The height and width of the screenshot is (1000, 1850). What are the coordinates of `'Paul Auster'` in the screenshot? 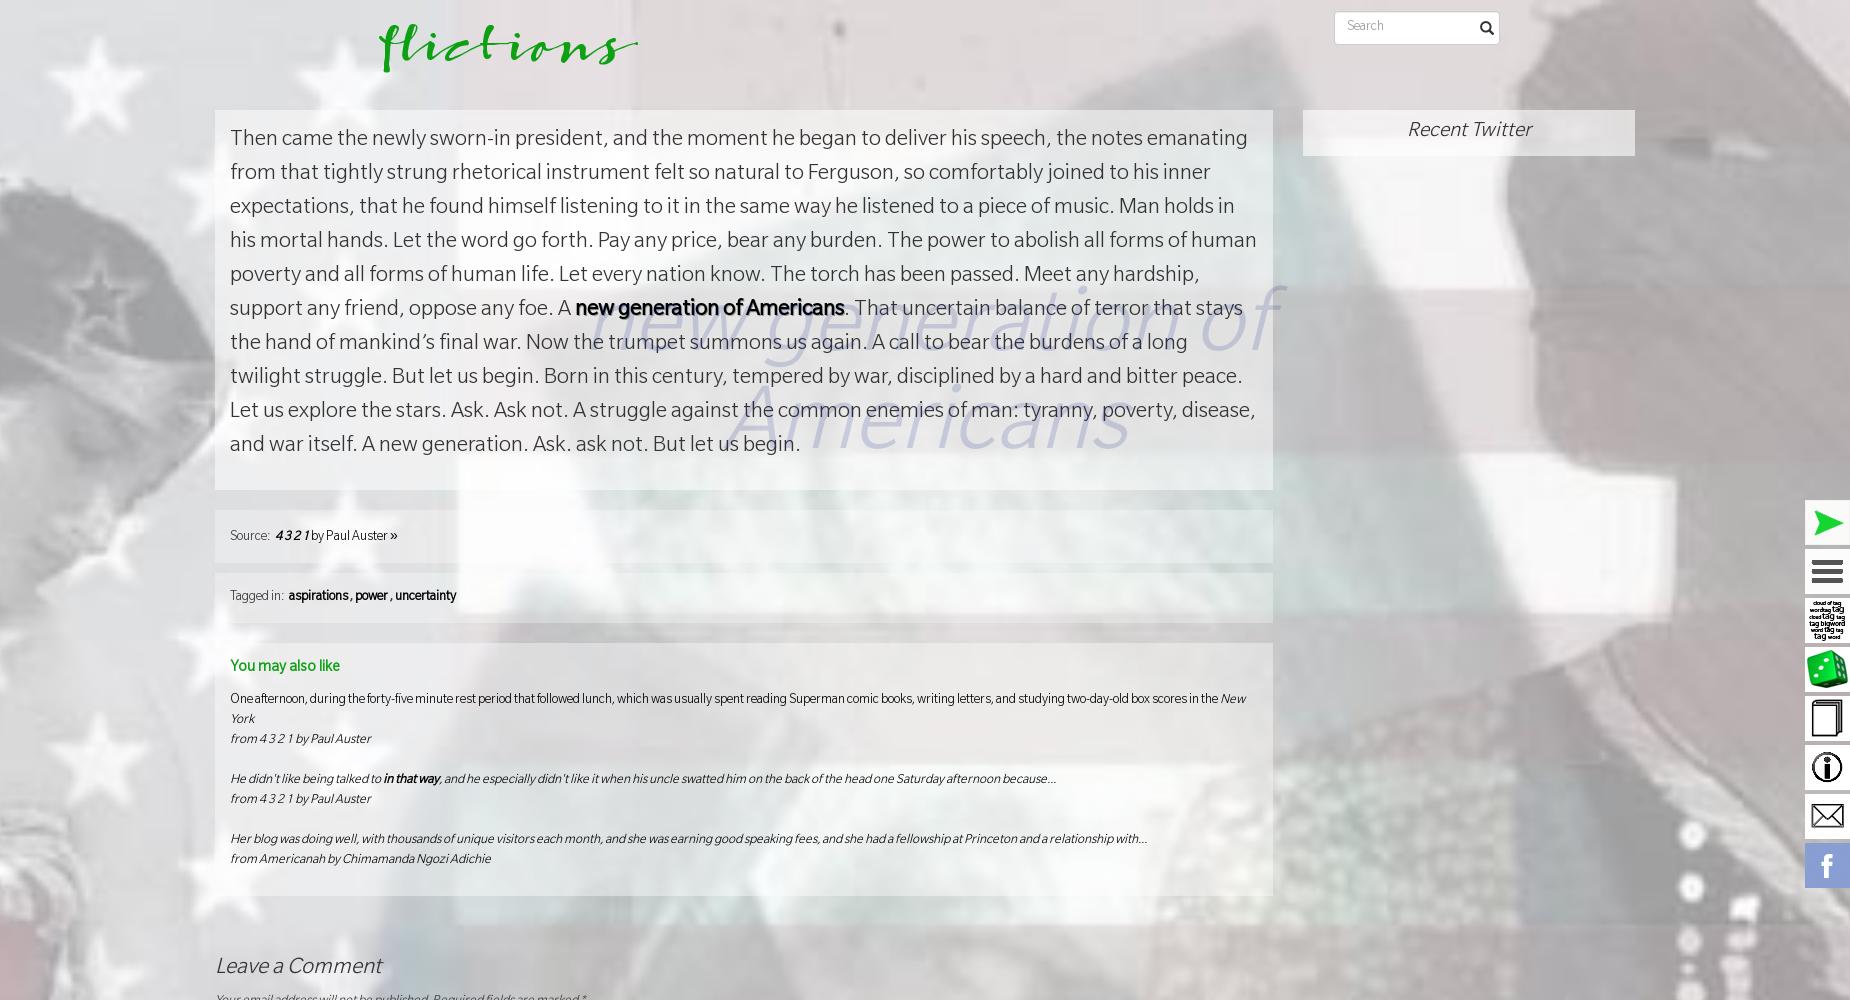 It's located at (356, 537).